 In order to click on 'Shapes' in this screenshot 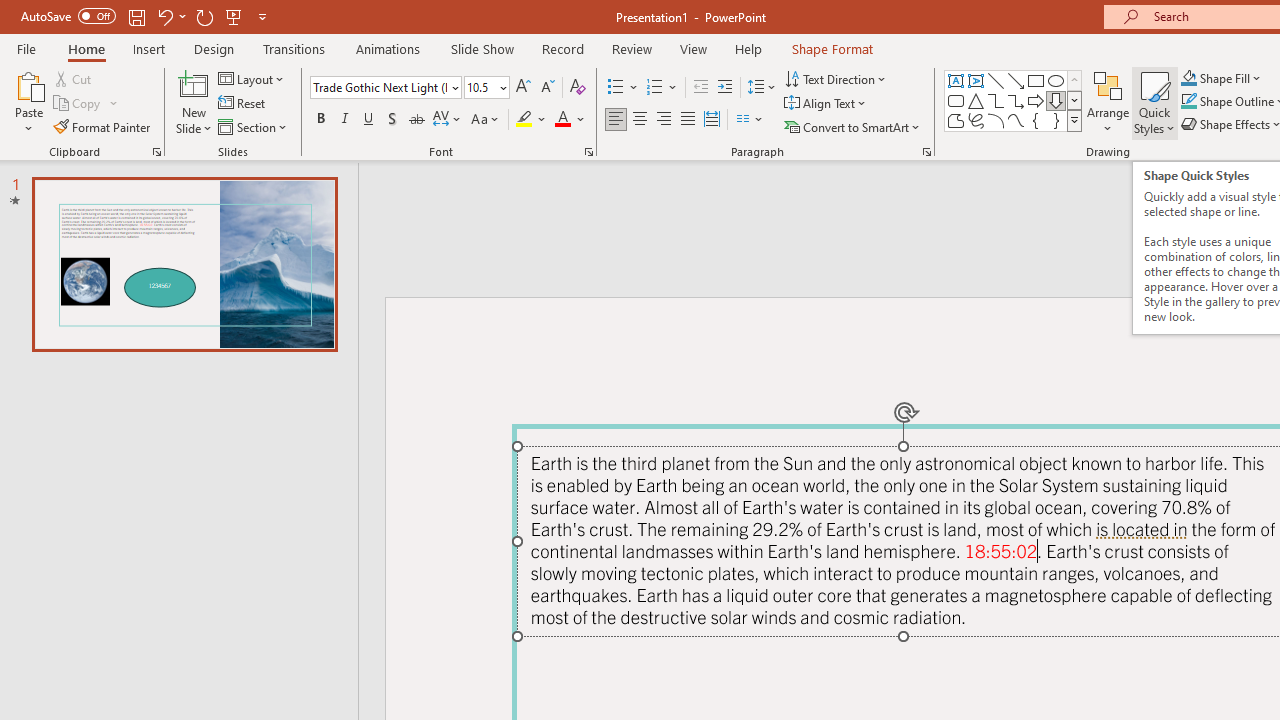, I will do `click(1073, 120)`.